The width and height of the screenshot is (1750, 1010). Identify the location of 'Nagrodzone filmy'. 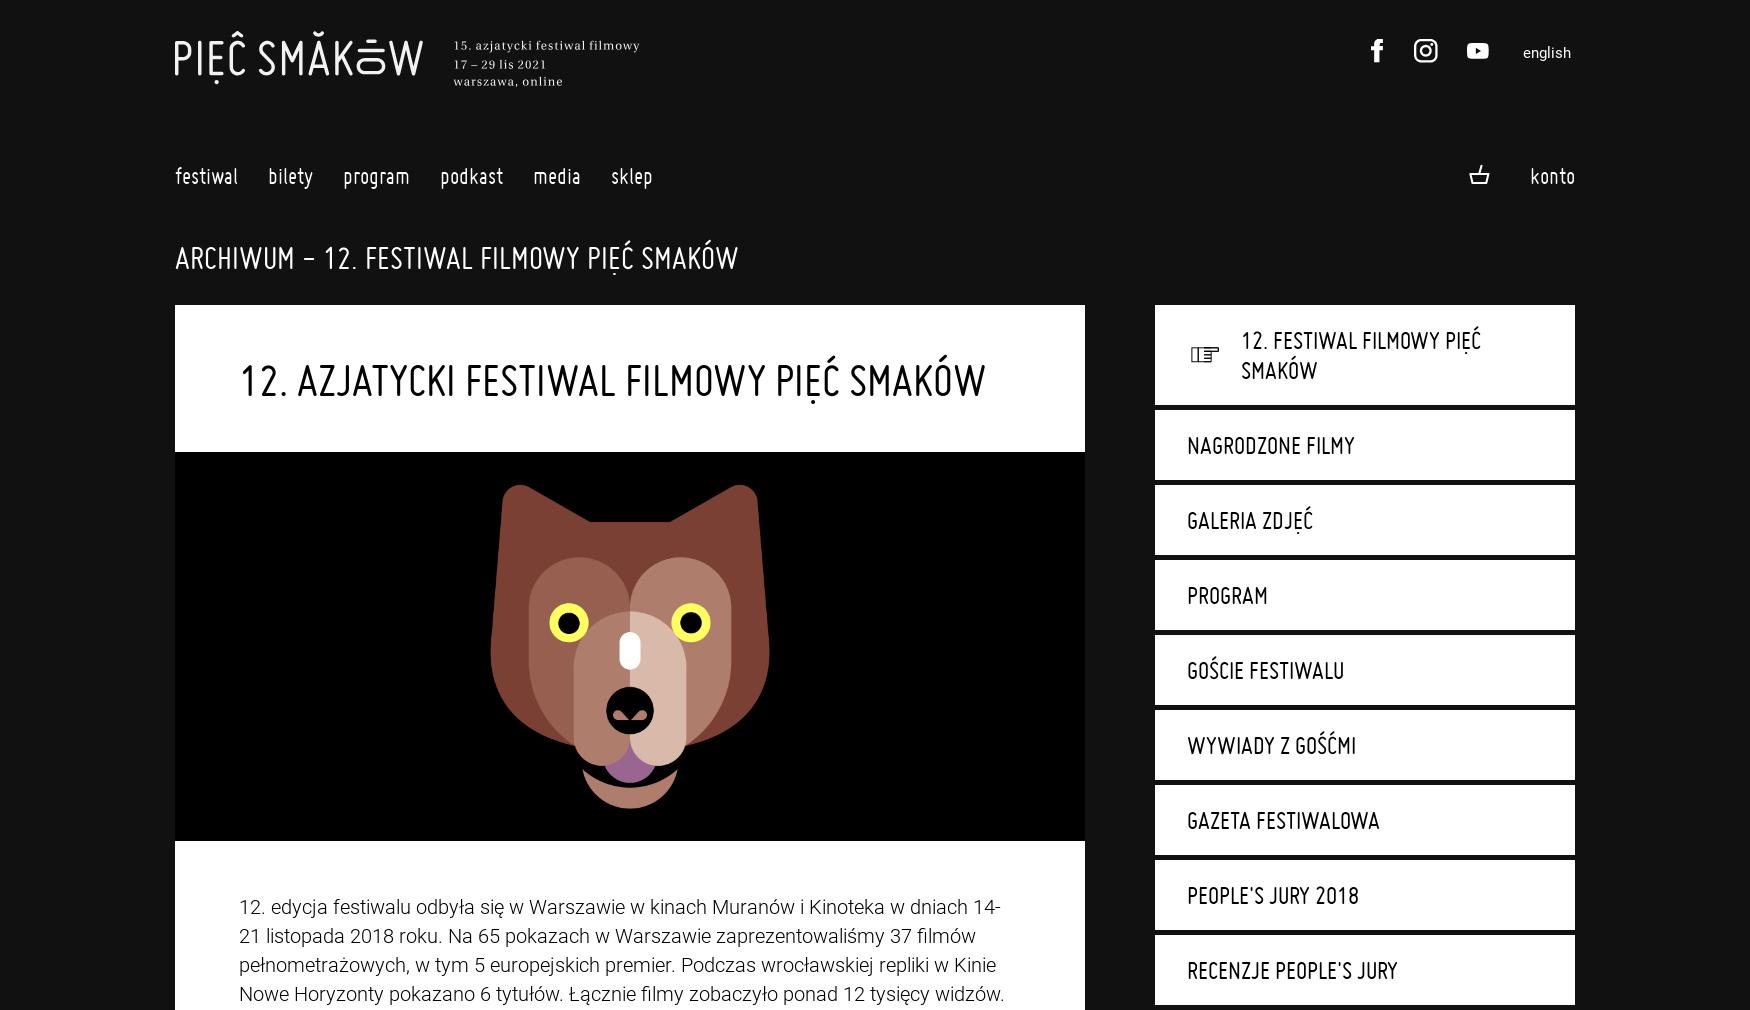
(1270, 445).